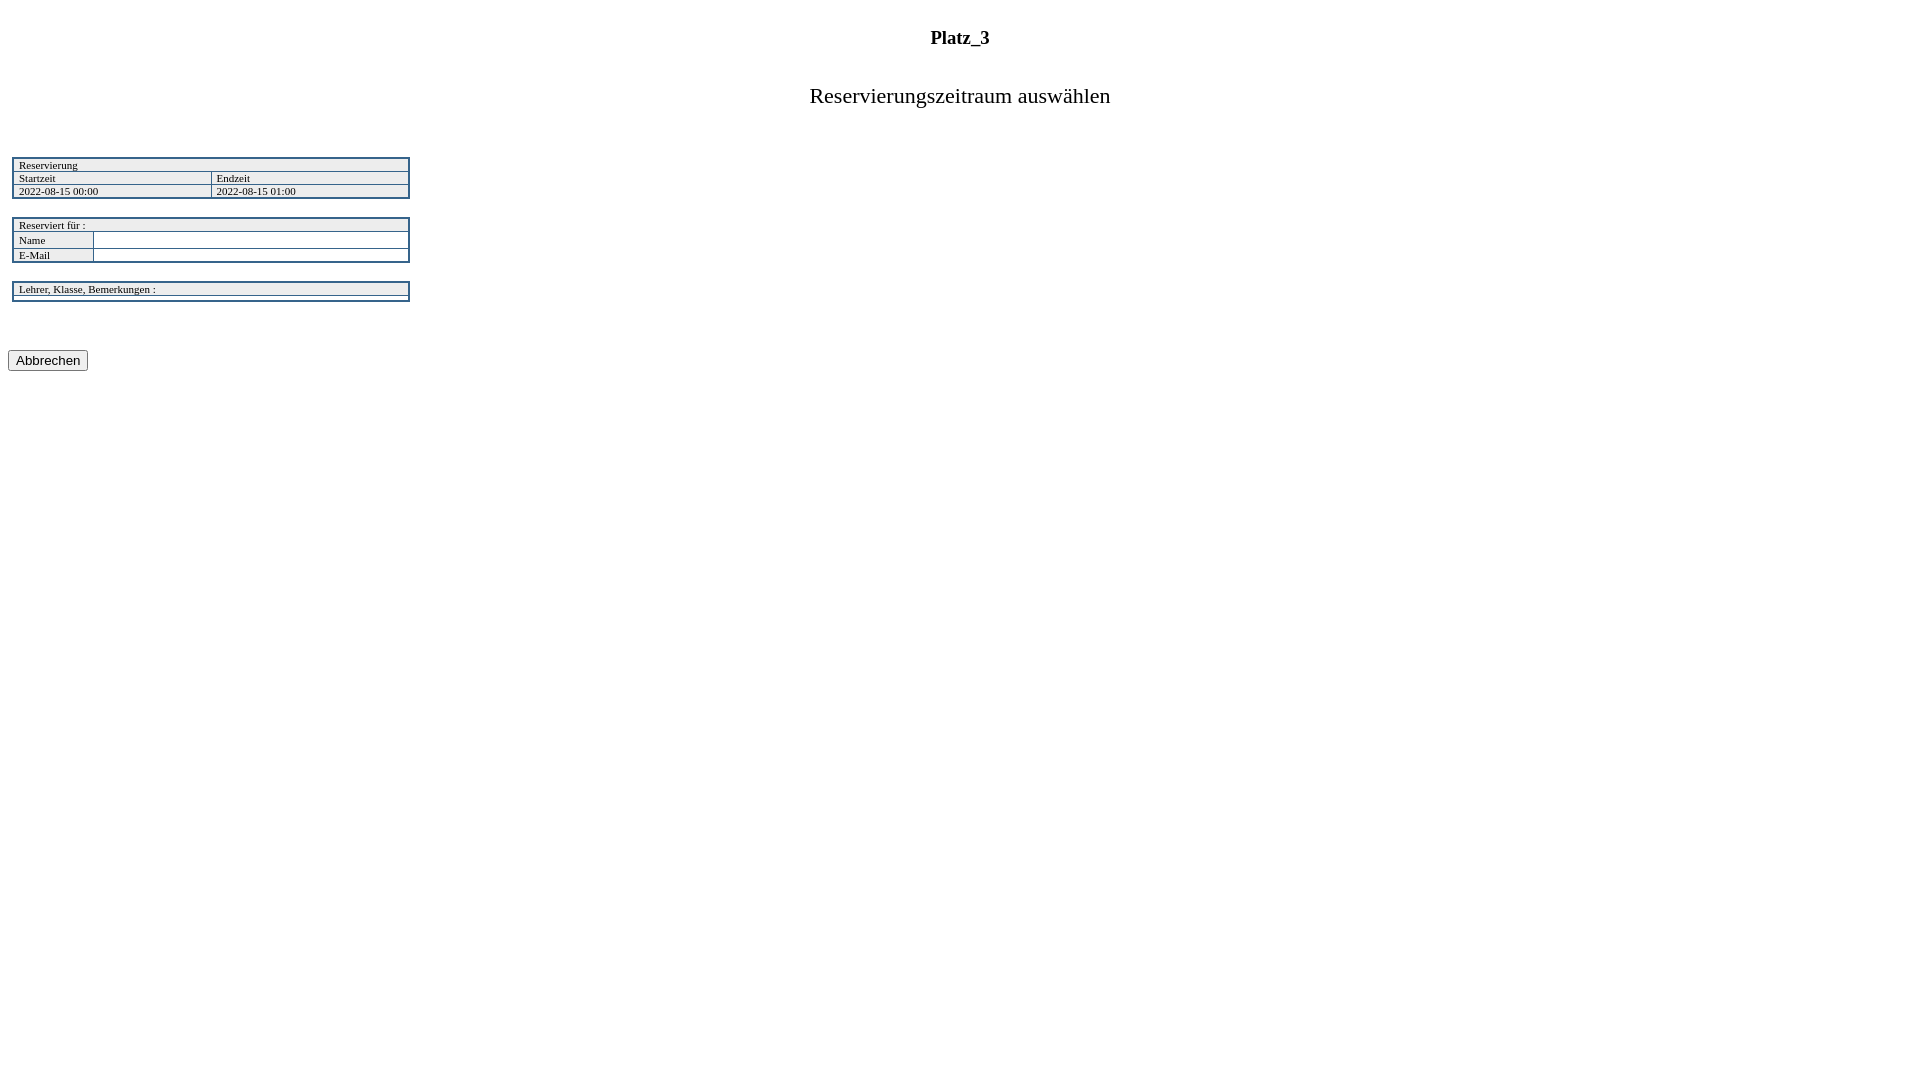  What do you see at coordinates (48, 360) in the screenshot?
I see `'Abbrechen'` at bounding box center [48, 360].